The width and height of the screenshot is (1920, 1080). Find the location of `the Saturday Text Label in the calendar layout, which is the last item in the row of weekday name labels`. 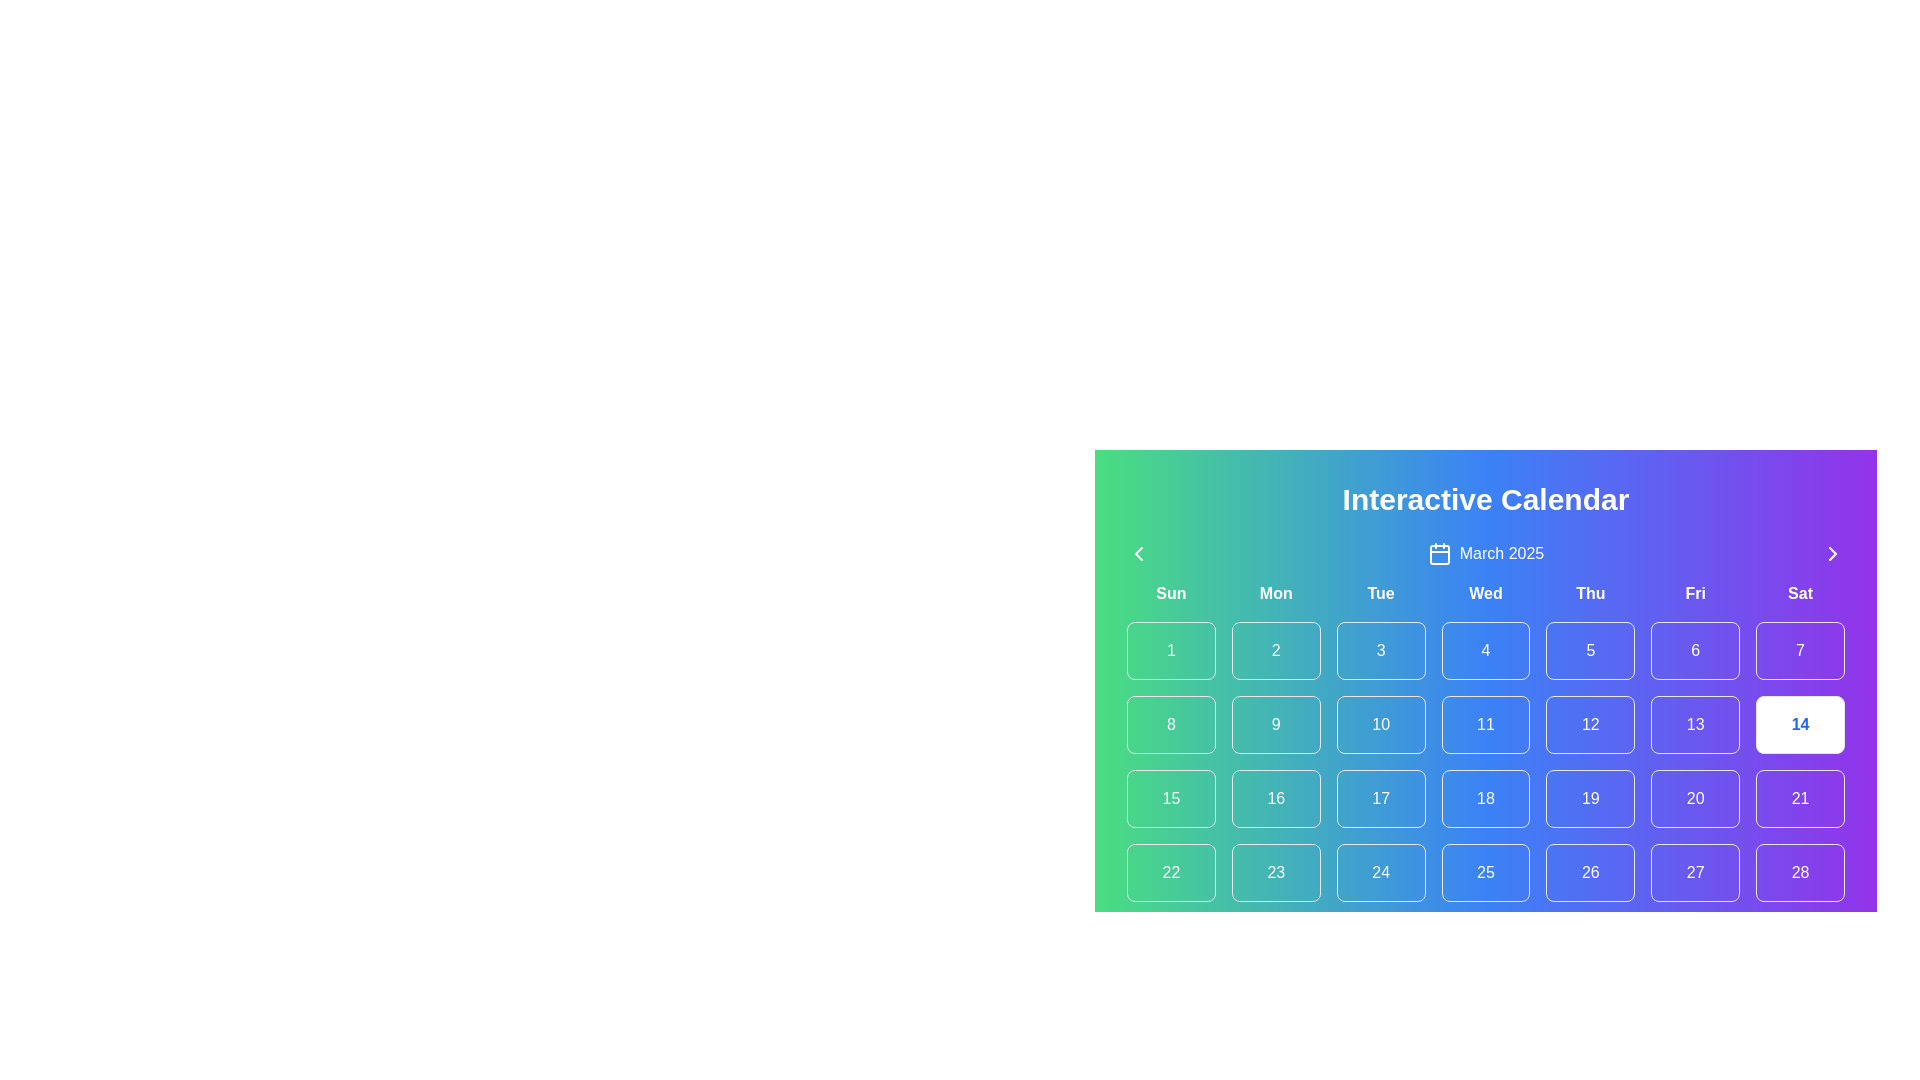

the Saturday Text Label in the calendar layout, which is the last item in the row of weekday name labels is located at coordinates (1800, 593).